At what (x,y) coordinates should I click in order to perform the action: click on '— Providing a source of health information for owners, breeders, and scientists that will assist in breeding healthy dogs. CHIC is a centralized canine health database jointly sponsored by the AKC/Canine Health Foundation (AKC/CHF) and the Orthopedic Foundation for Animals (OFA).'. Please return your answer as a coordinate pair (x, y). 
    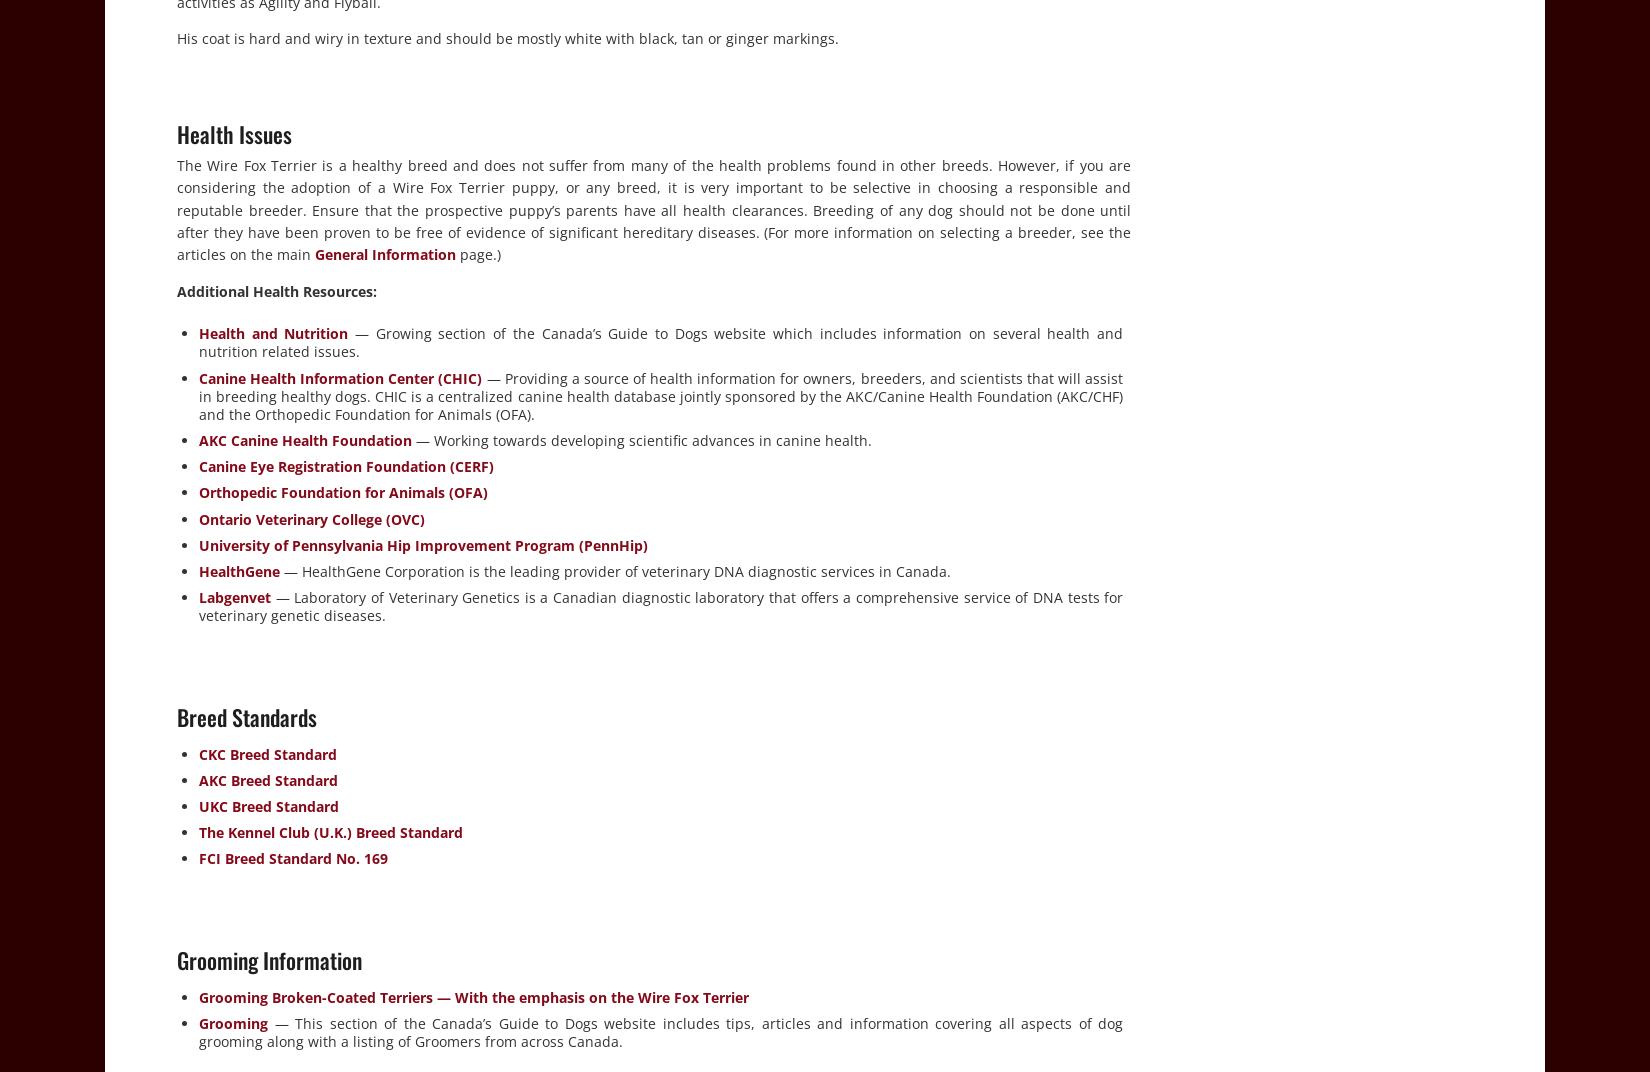
    Looking at the image, I should click on (659, 395).